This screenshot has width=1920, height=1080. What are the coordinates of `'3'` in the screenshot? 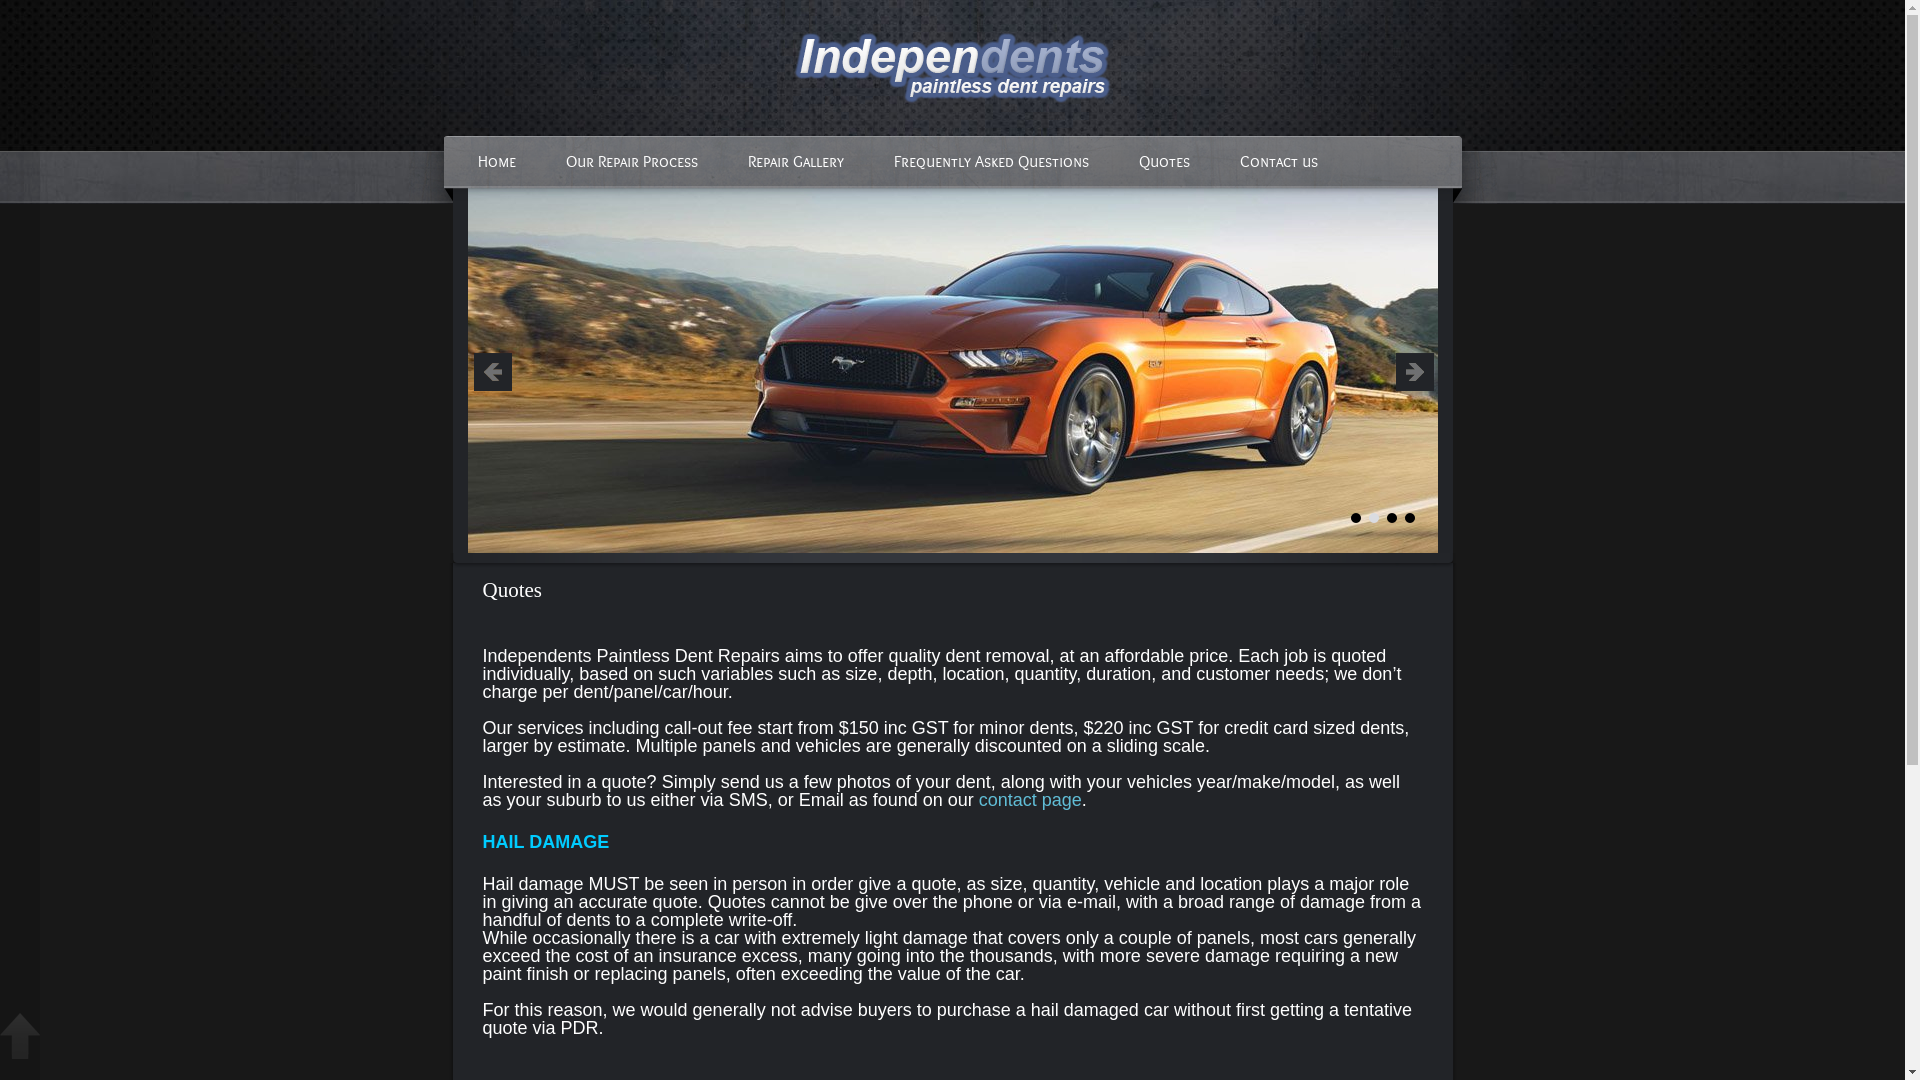 It's located at (1390, 516).